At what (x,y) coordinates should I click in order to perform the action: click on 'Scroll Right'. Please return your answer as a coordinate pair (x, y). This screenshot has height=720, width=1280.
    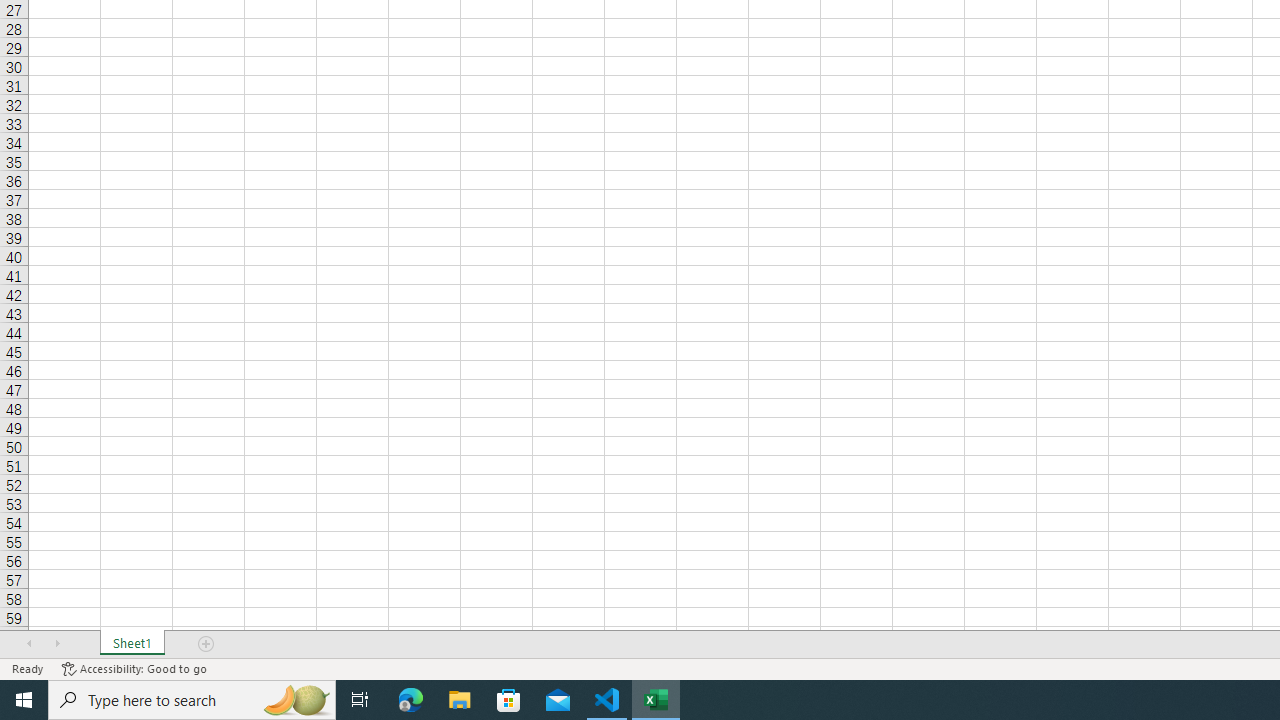
    Looking at the image, I should click on (57, 644).